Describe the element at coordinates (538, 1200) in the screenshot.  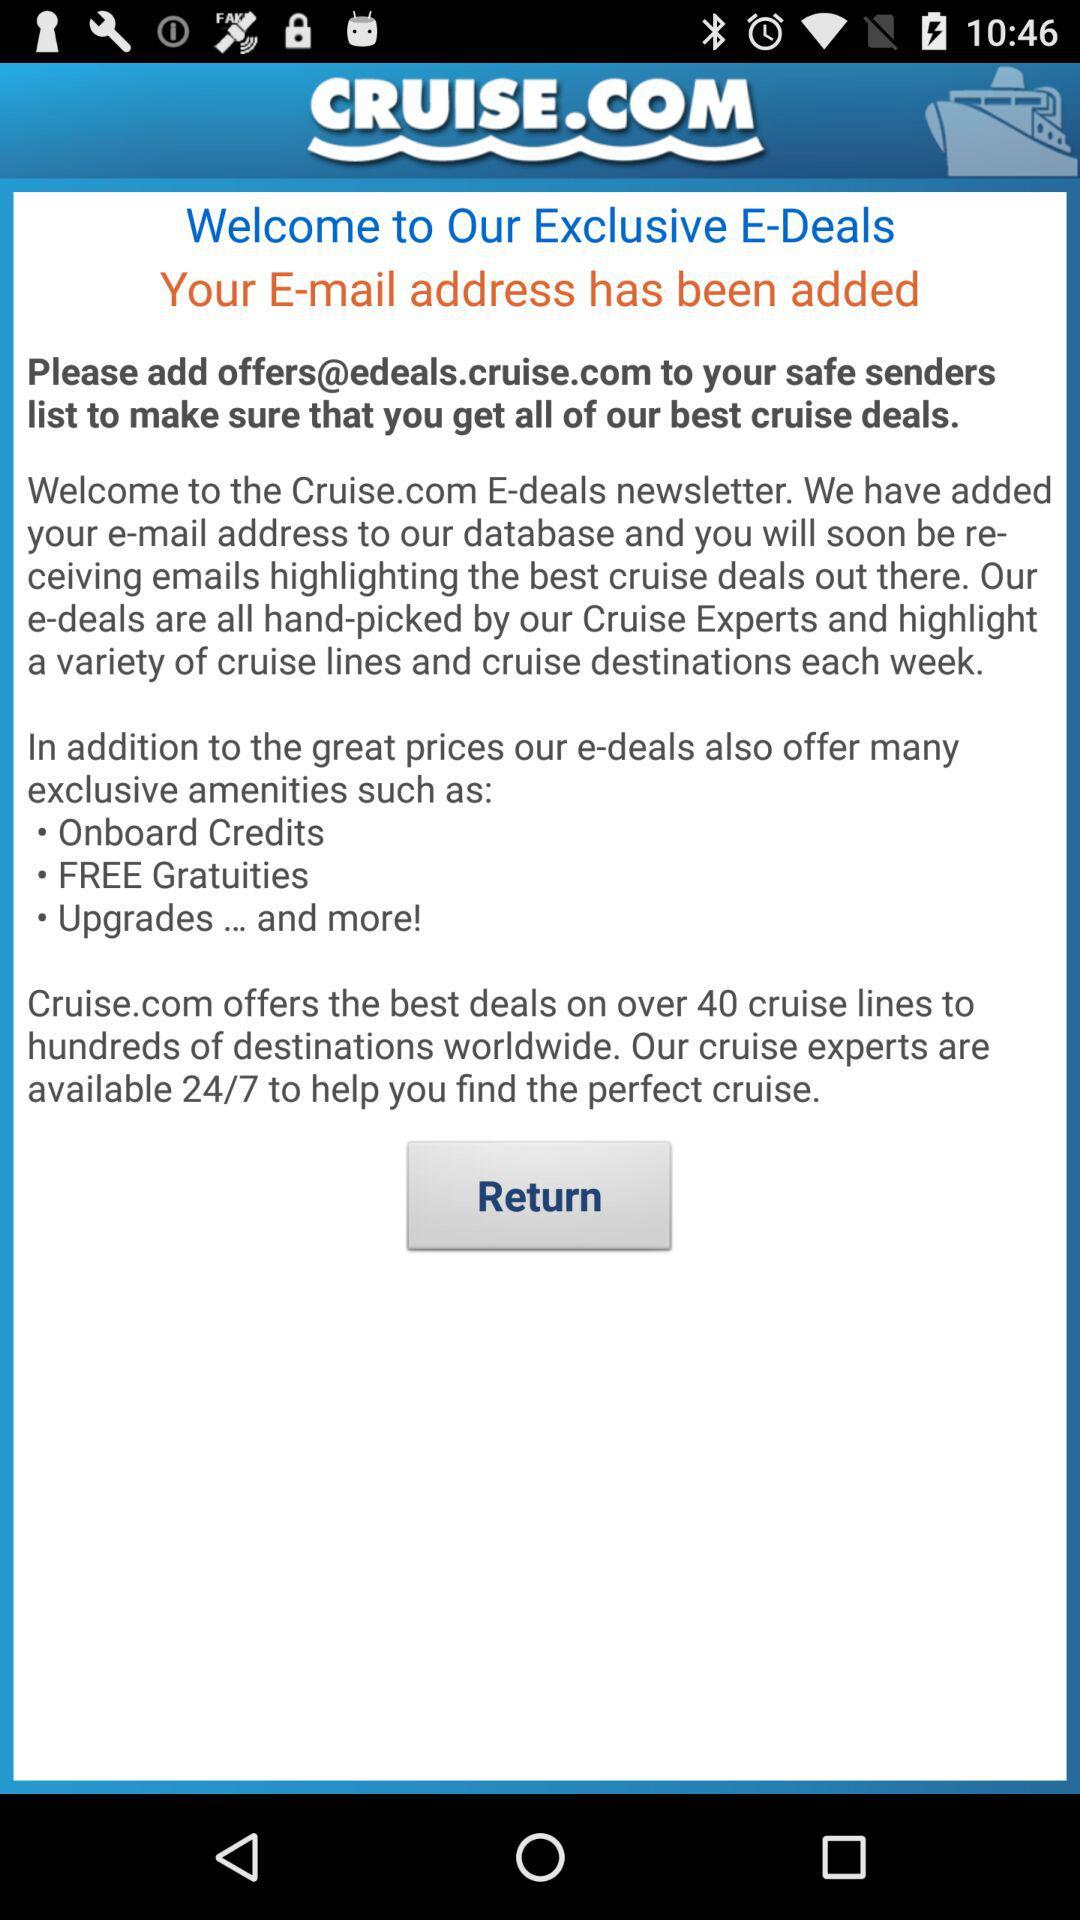
I see `return` at that location.